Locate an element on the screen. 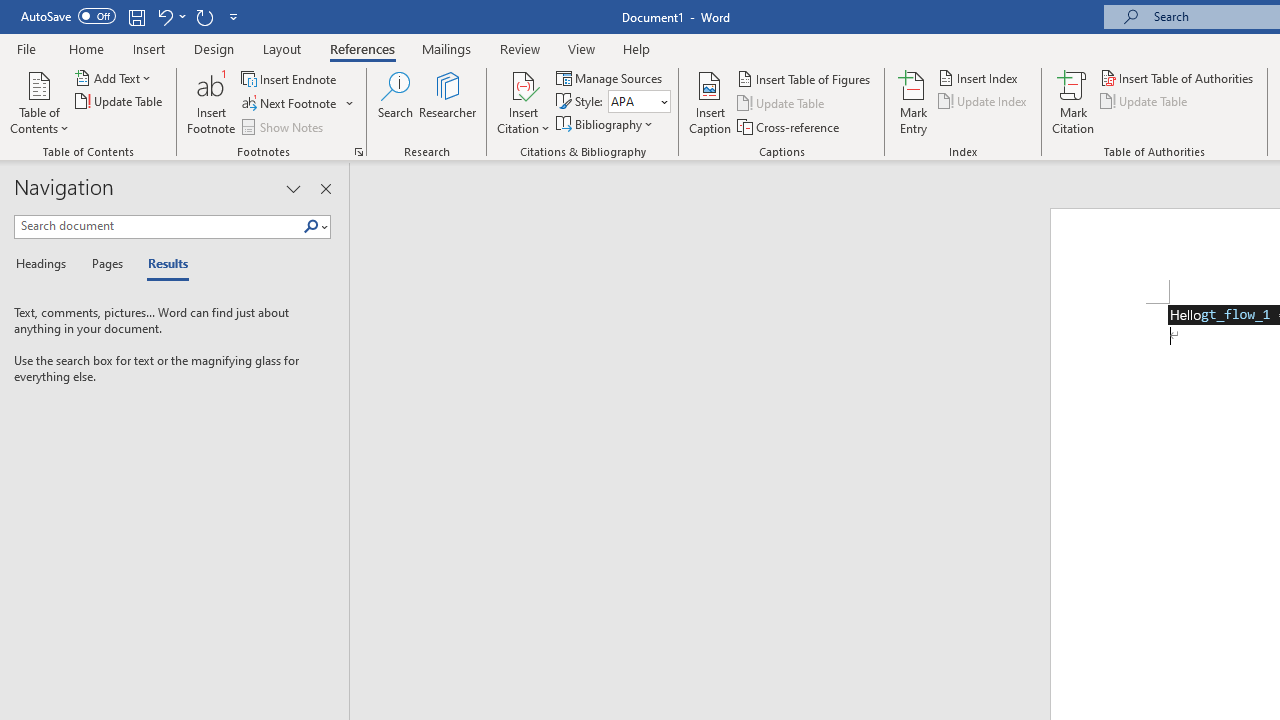 The width and height of the screenshot is (1280, 720). 'Headings' is located at coordinates (45, 264).